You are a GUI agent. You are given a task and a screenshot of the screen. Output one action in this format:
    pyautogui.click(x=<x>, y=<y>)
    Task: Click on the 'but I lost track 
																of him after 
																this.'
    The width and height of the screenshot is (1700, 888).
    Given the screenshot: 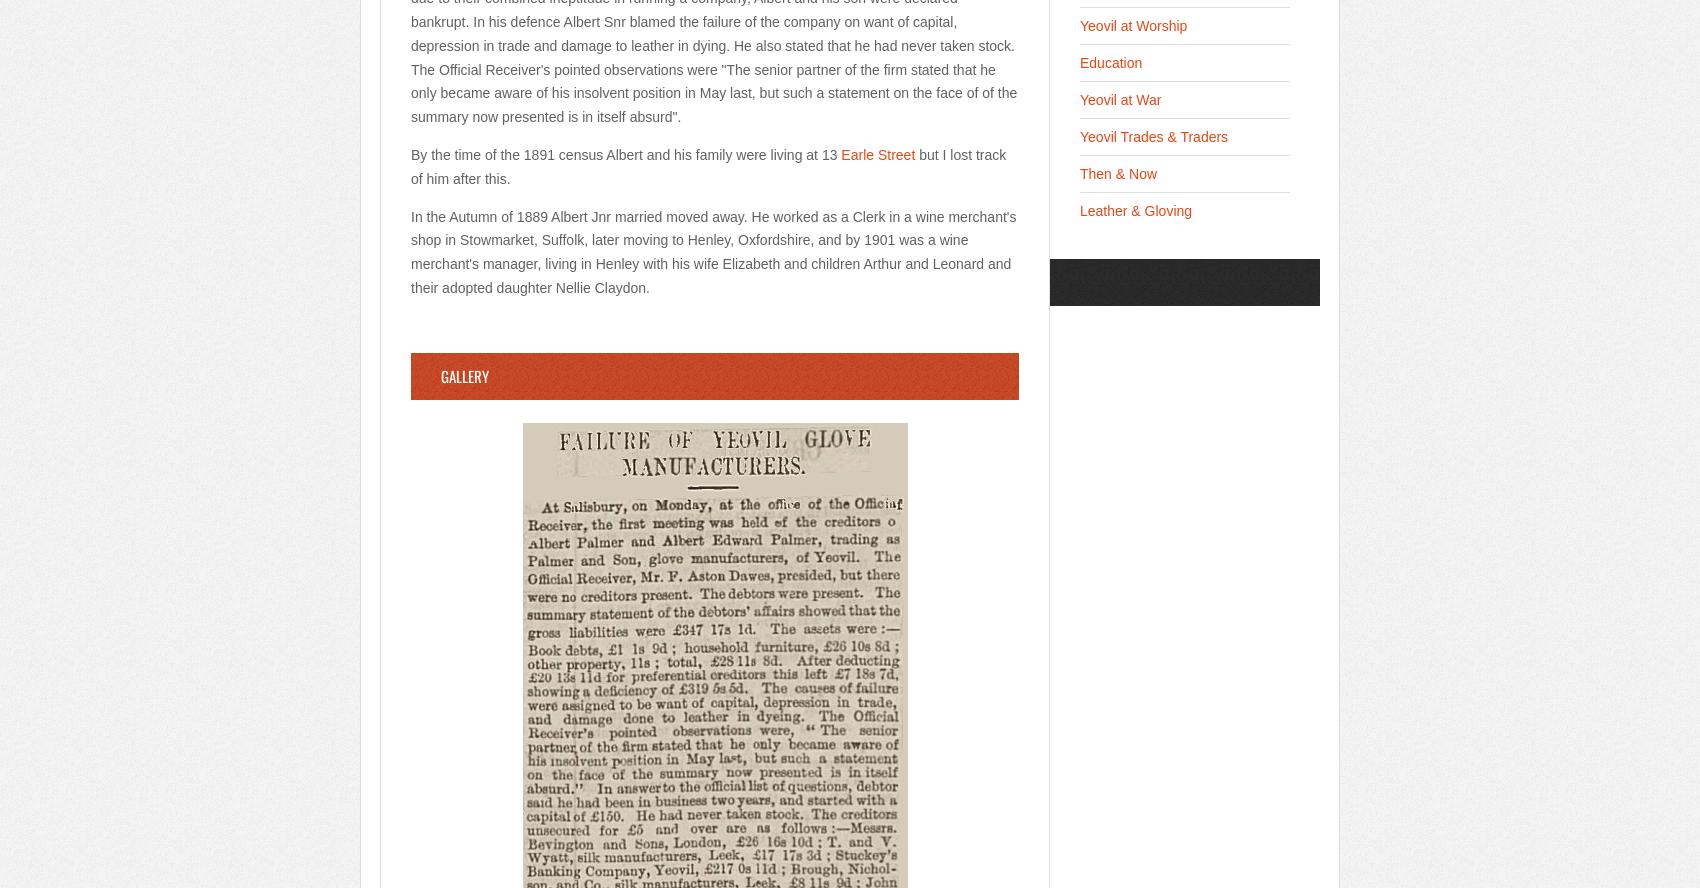 What is the action you would take?
    pyautogui.click(x=708, y=165)
    